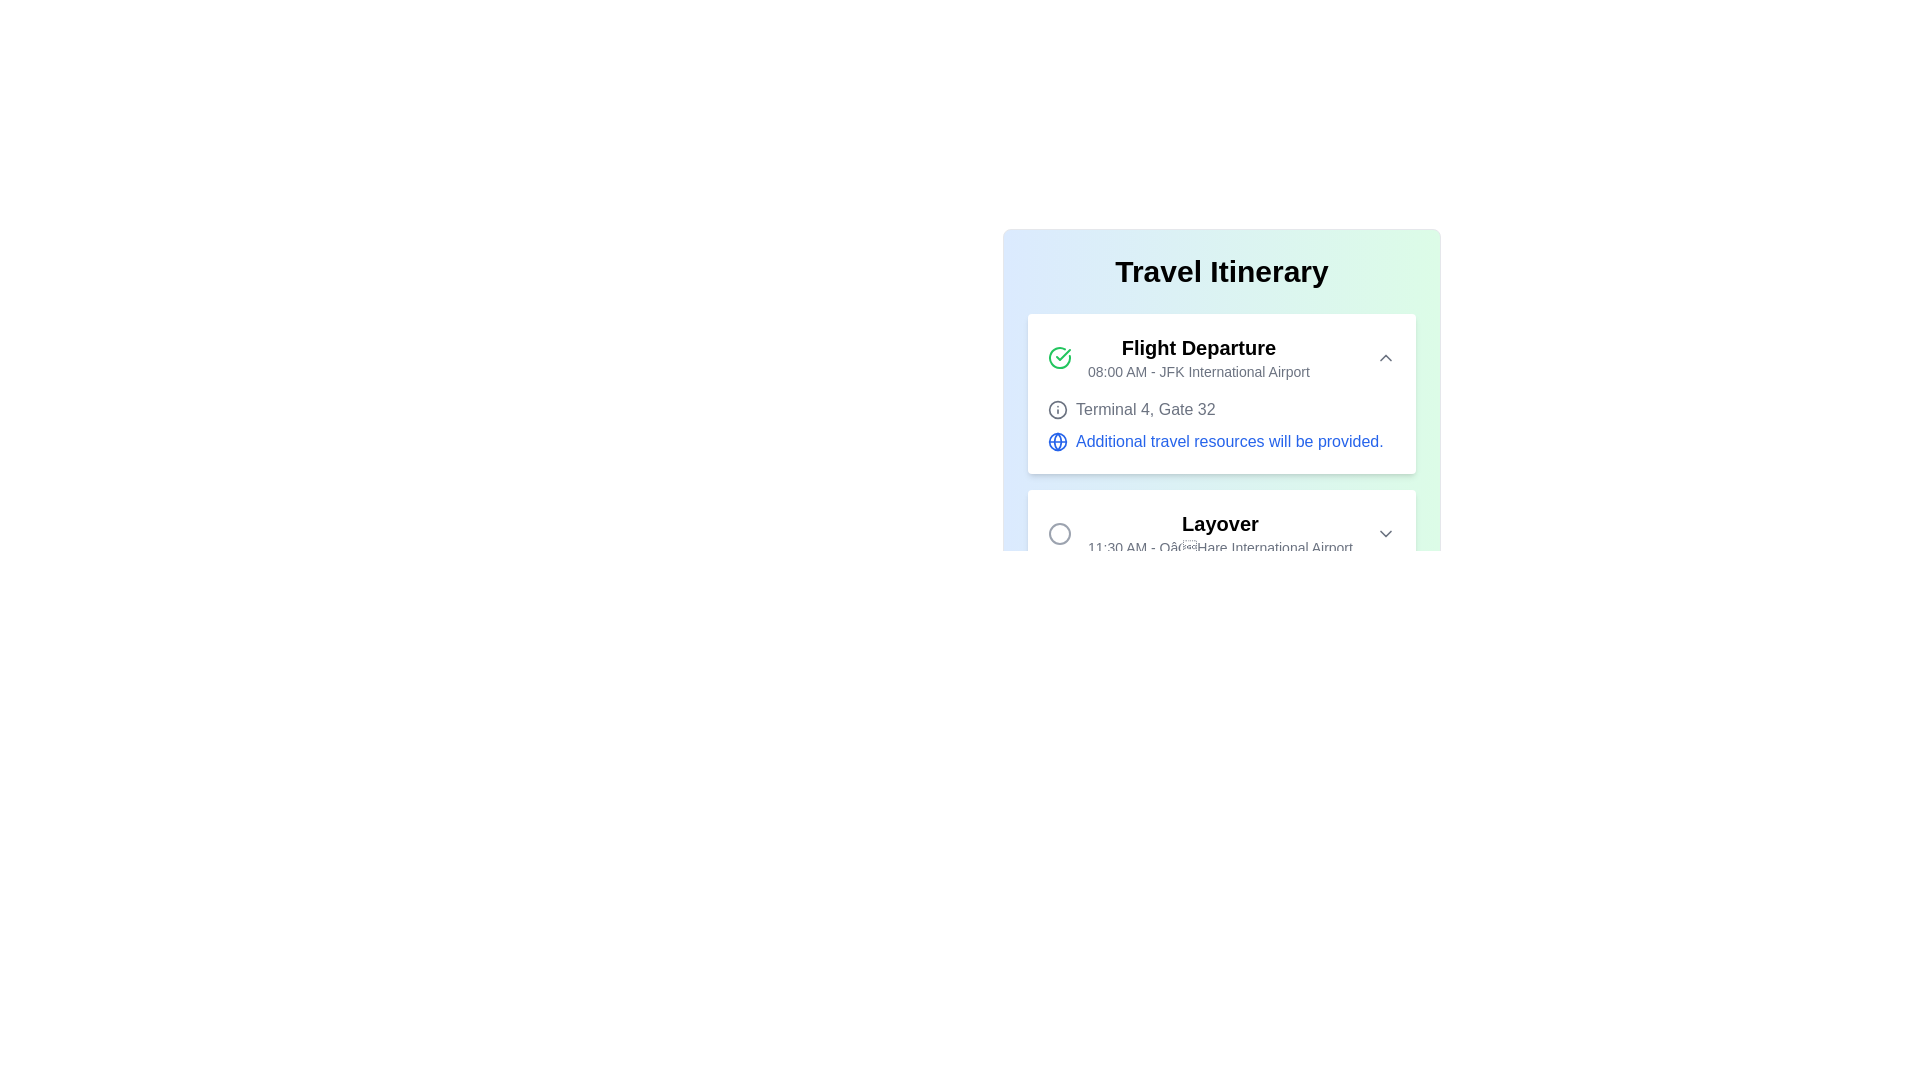  What do you see at coordinates (1219, 523) in the screenshot?
I see `the 'Layover' text label, which is prominently displayed in bold and larger font size beneath the 'Travel Itinerary' header` at bounding box center [1219, 523].